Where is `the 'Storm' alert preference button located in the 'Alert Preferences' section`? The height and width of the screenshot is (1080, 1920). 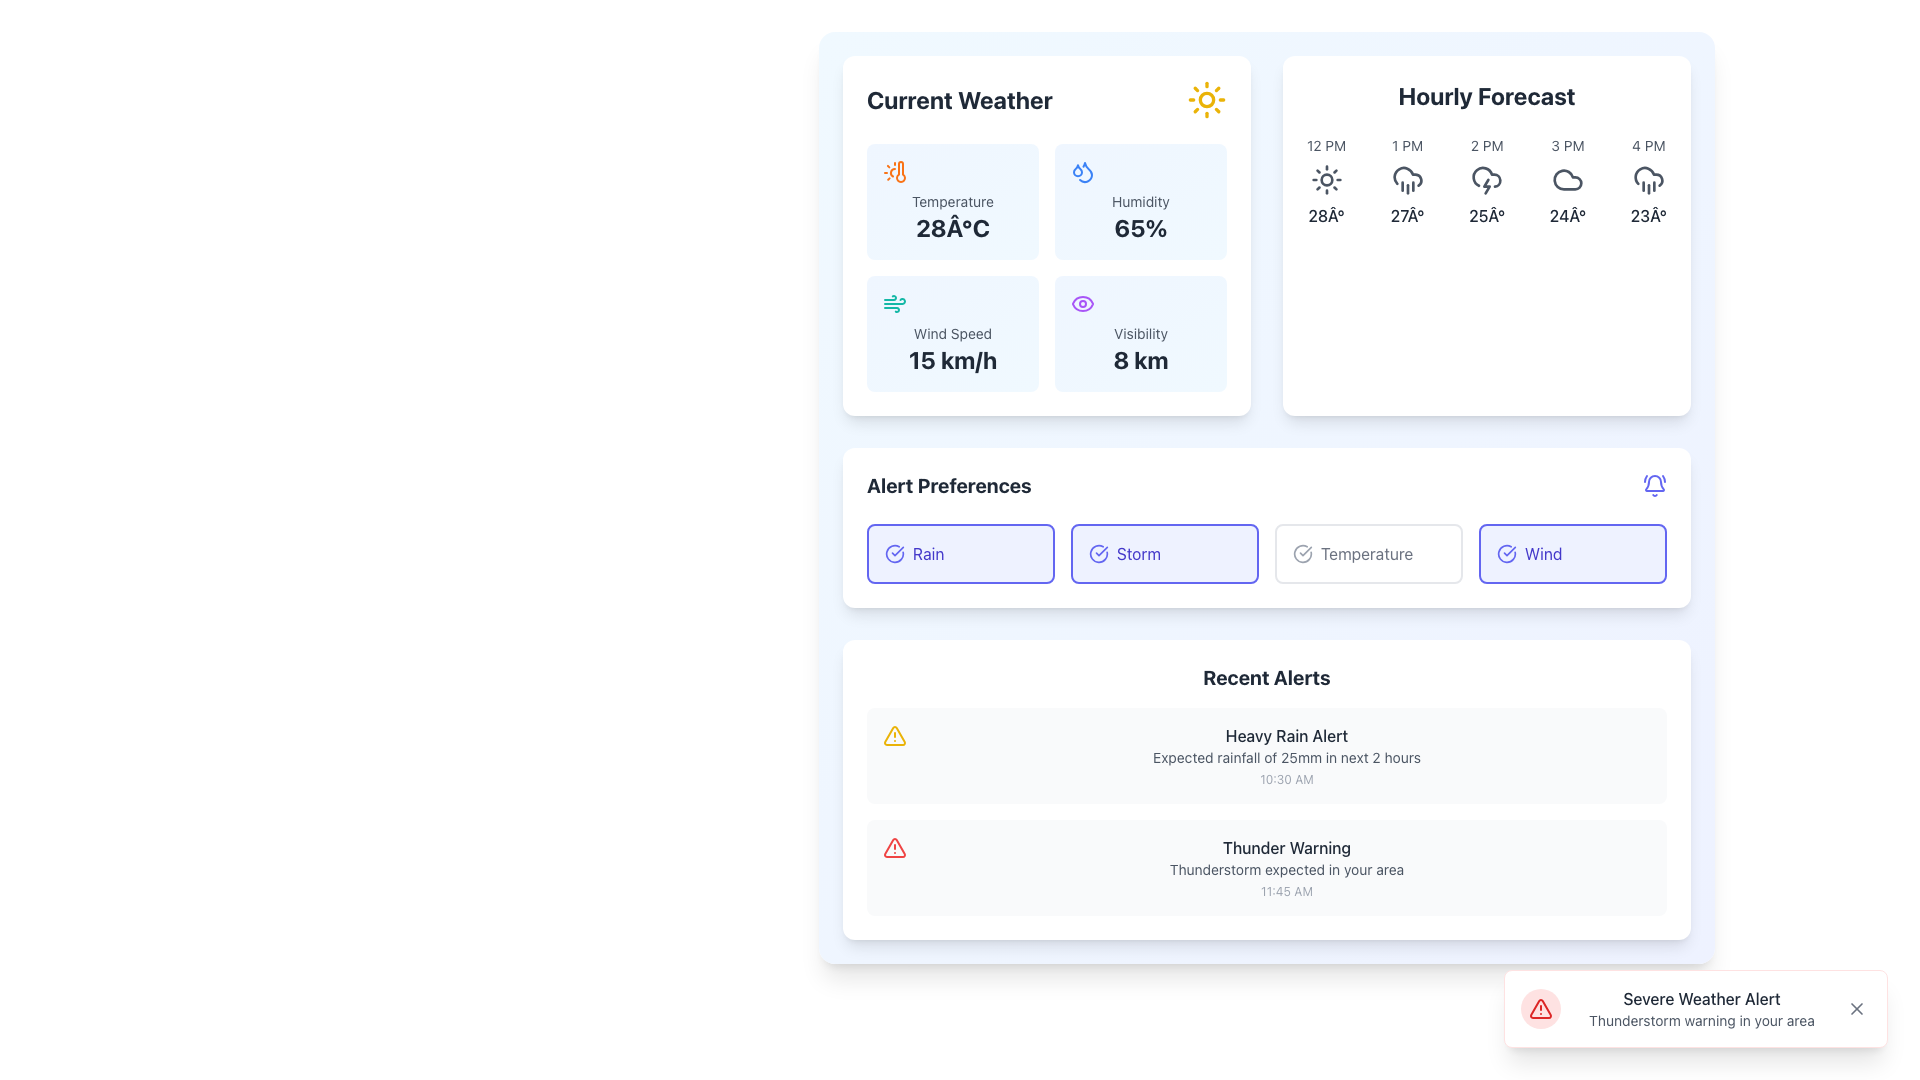
the 'Storm' alert preference button located in the 'Alert Preferences' section is located at coordinates (1165, 554).